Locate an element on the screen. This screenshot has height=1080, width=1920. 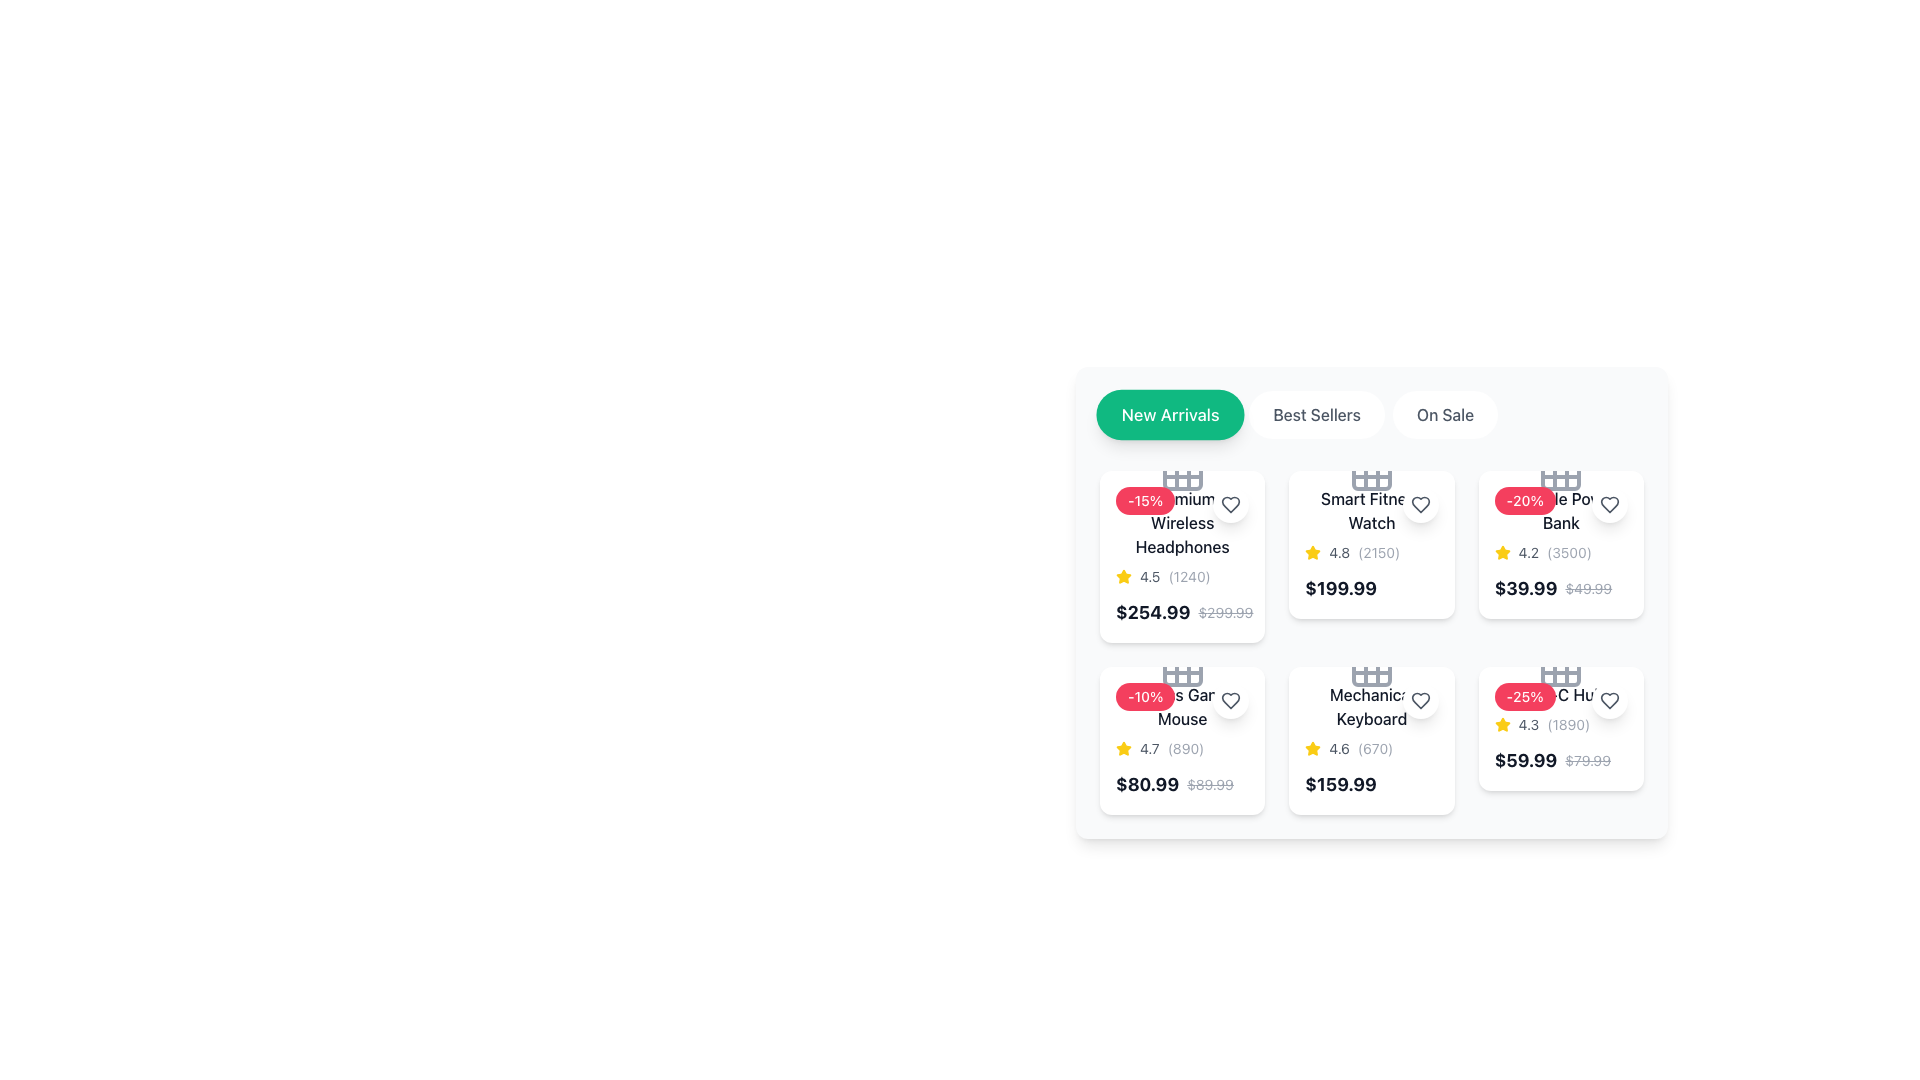
the rating information displayed on the rating indicator for the 'Mechanical Keyboard' located in the middle row of the card grid layout, second column is located at coordinates (1371, 748).